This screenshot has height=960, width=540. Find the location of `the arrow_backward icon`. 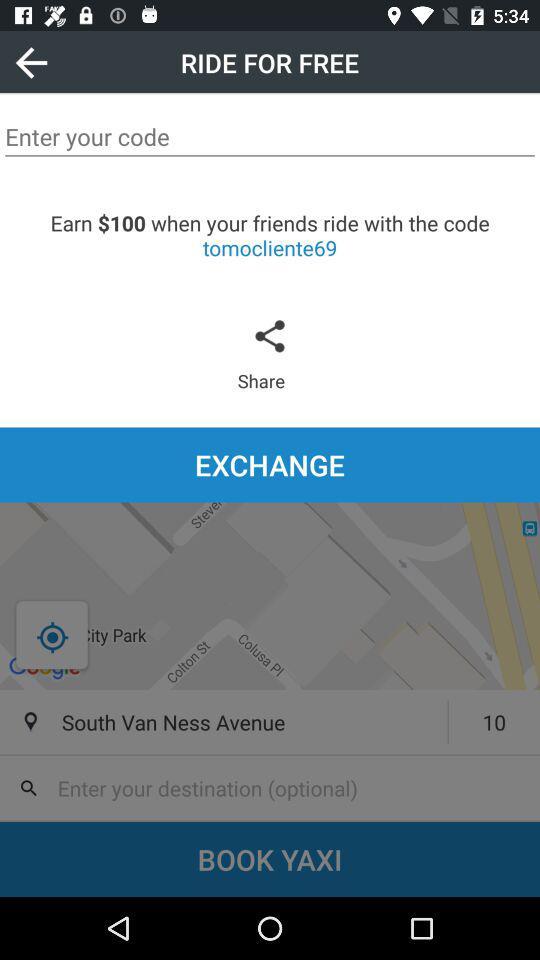

the arrow_backward icon is located at coordinates (30, 62).